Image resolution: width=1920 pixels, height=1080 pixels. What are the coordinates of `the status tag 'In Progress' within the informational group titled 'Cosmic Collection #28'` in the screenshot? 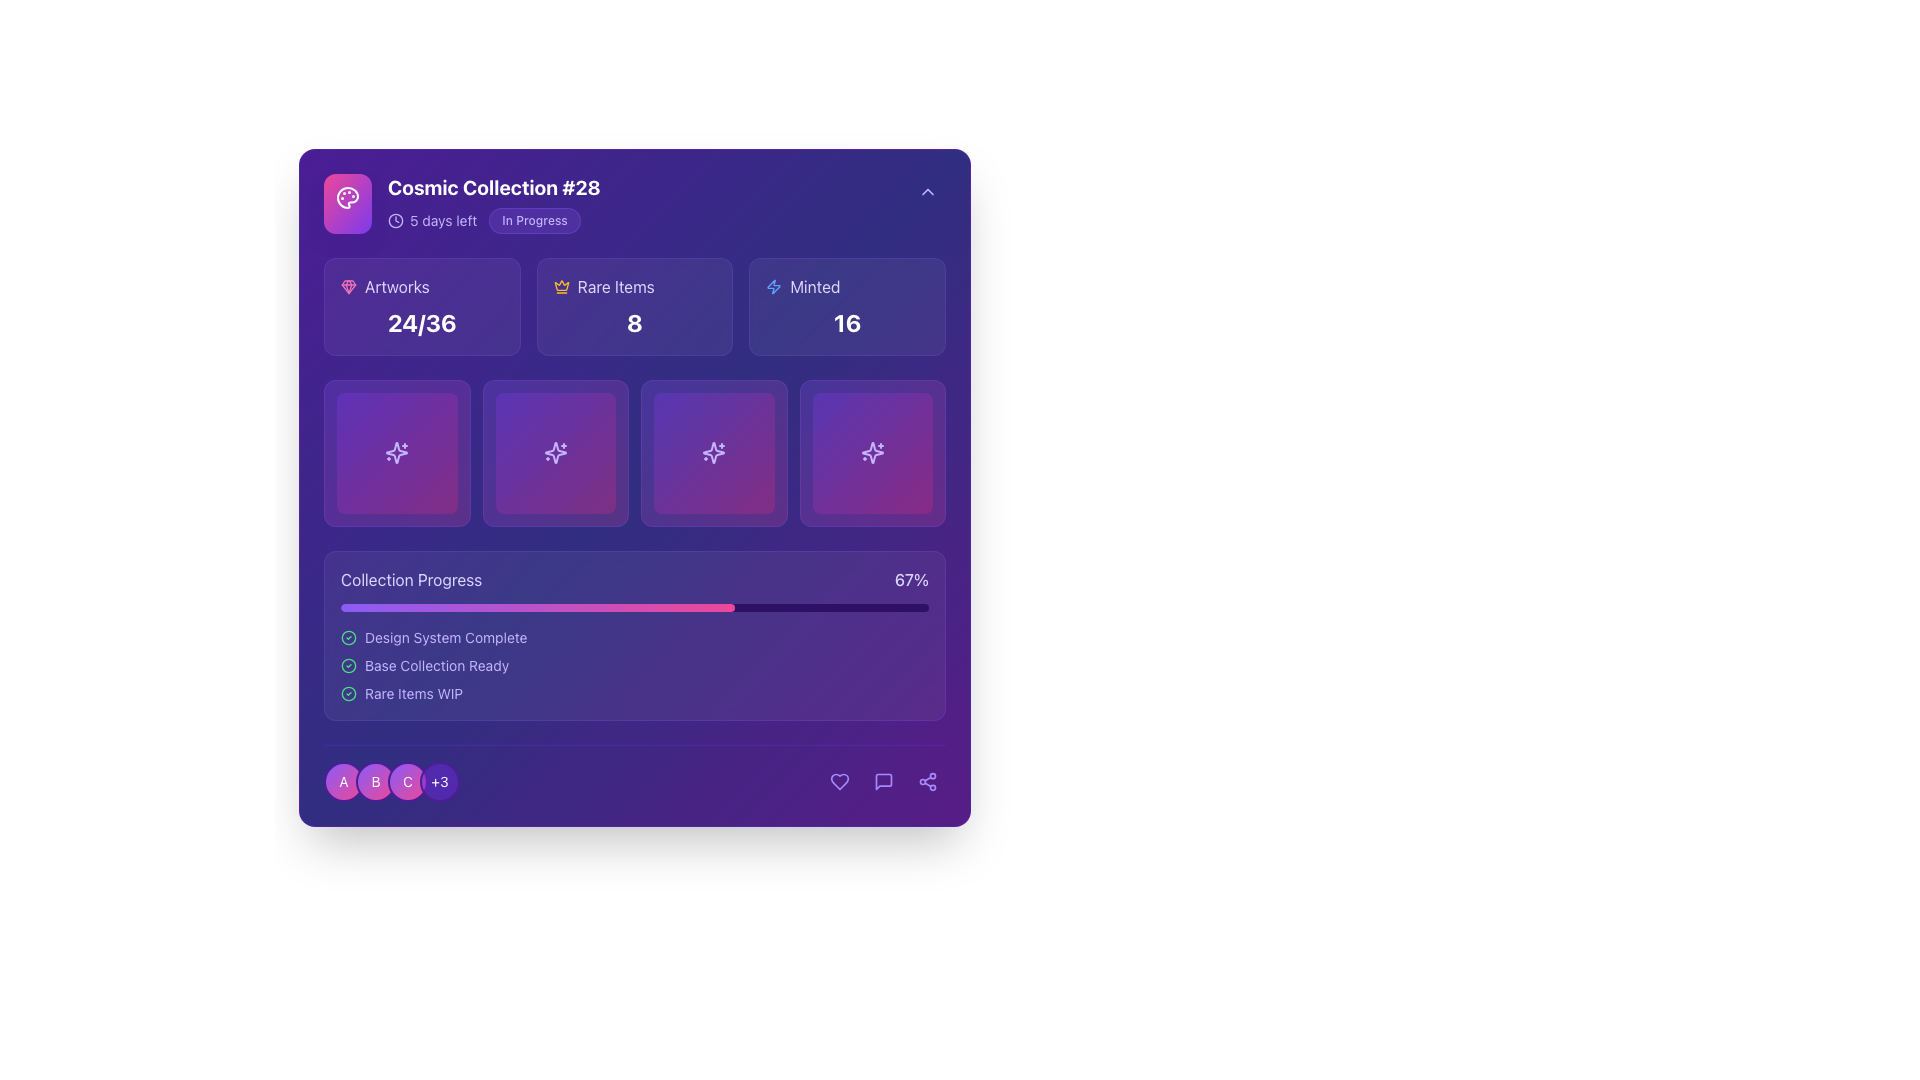 It's located at (494, 204).